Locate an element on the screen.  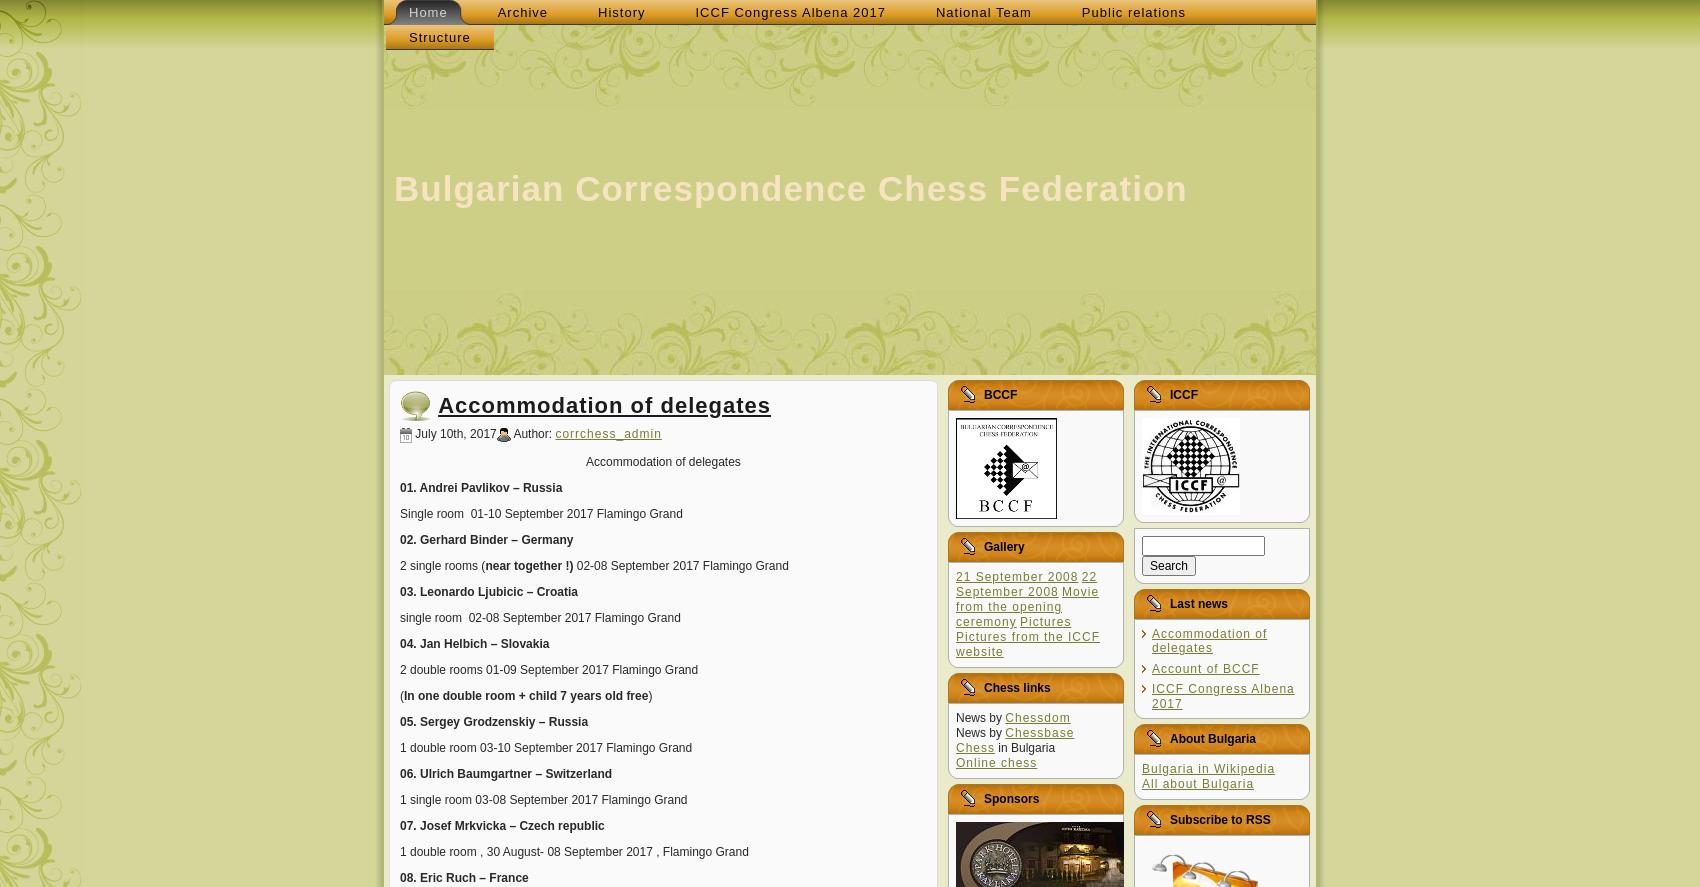
'd=document;
d.write('' is located at coordinates (752, 68).